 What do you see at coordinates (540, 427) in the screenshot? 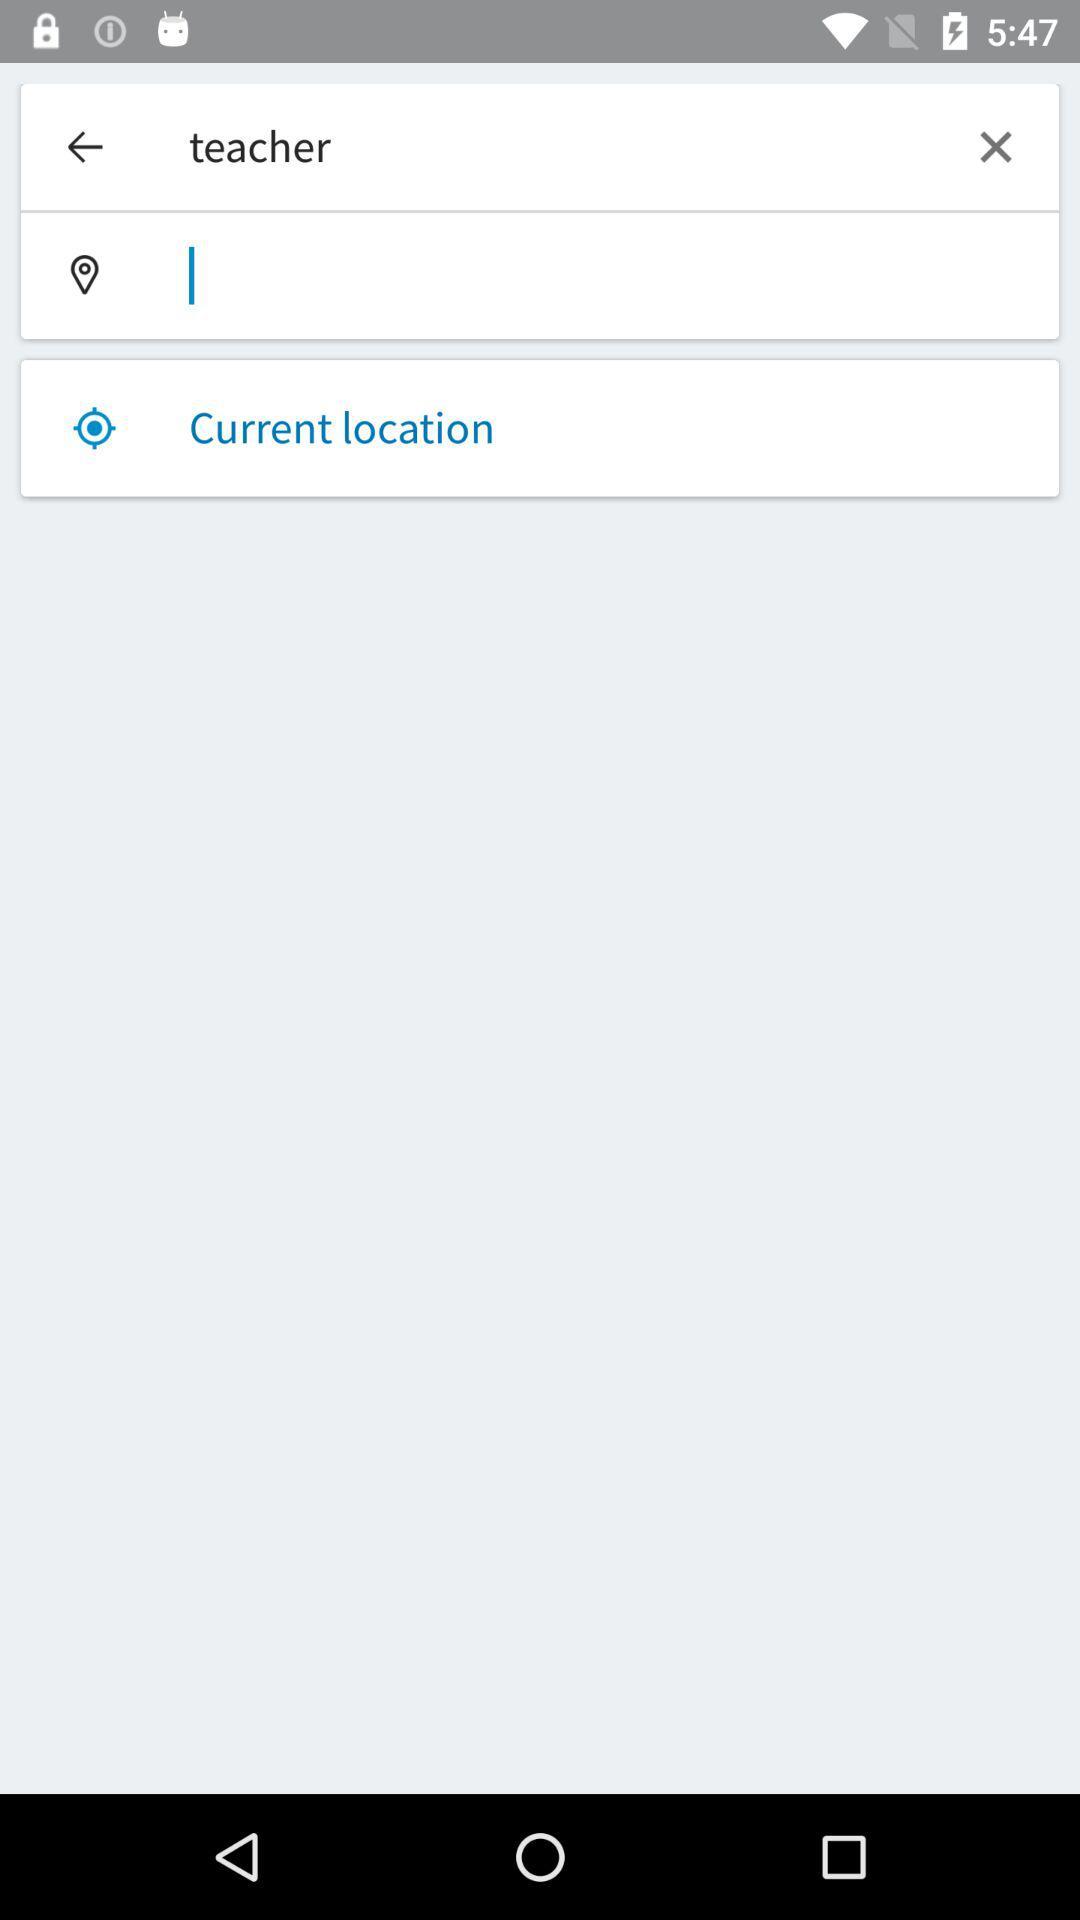
I see `the current location item` at bounding box center [540, 427].